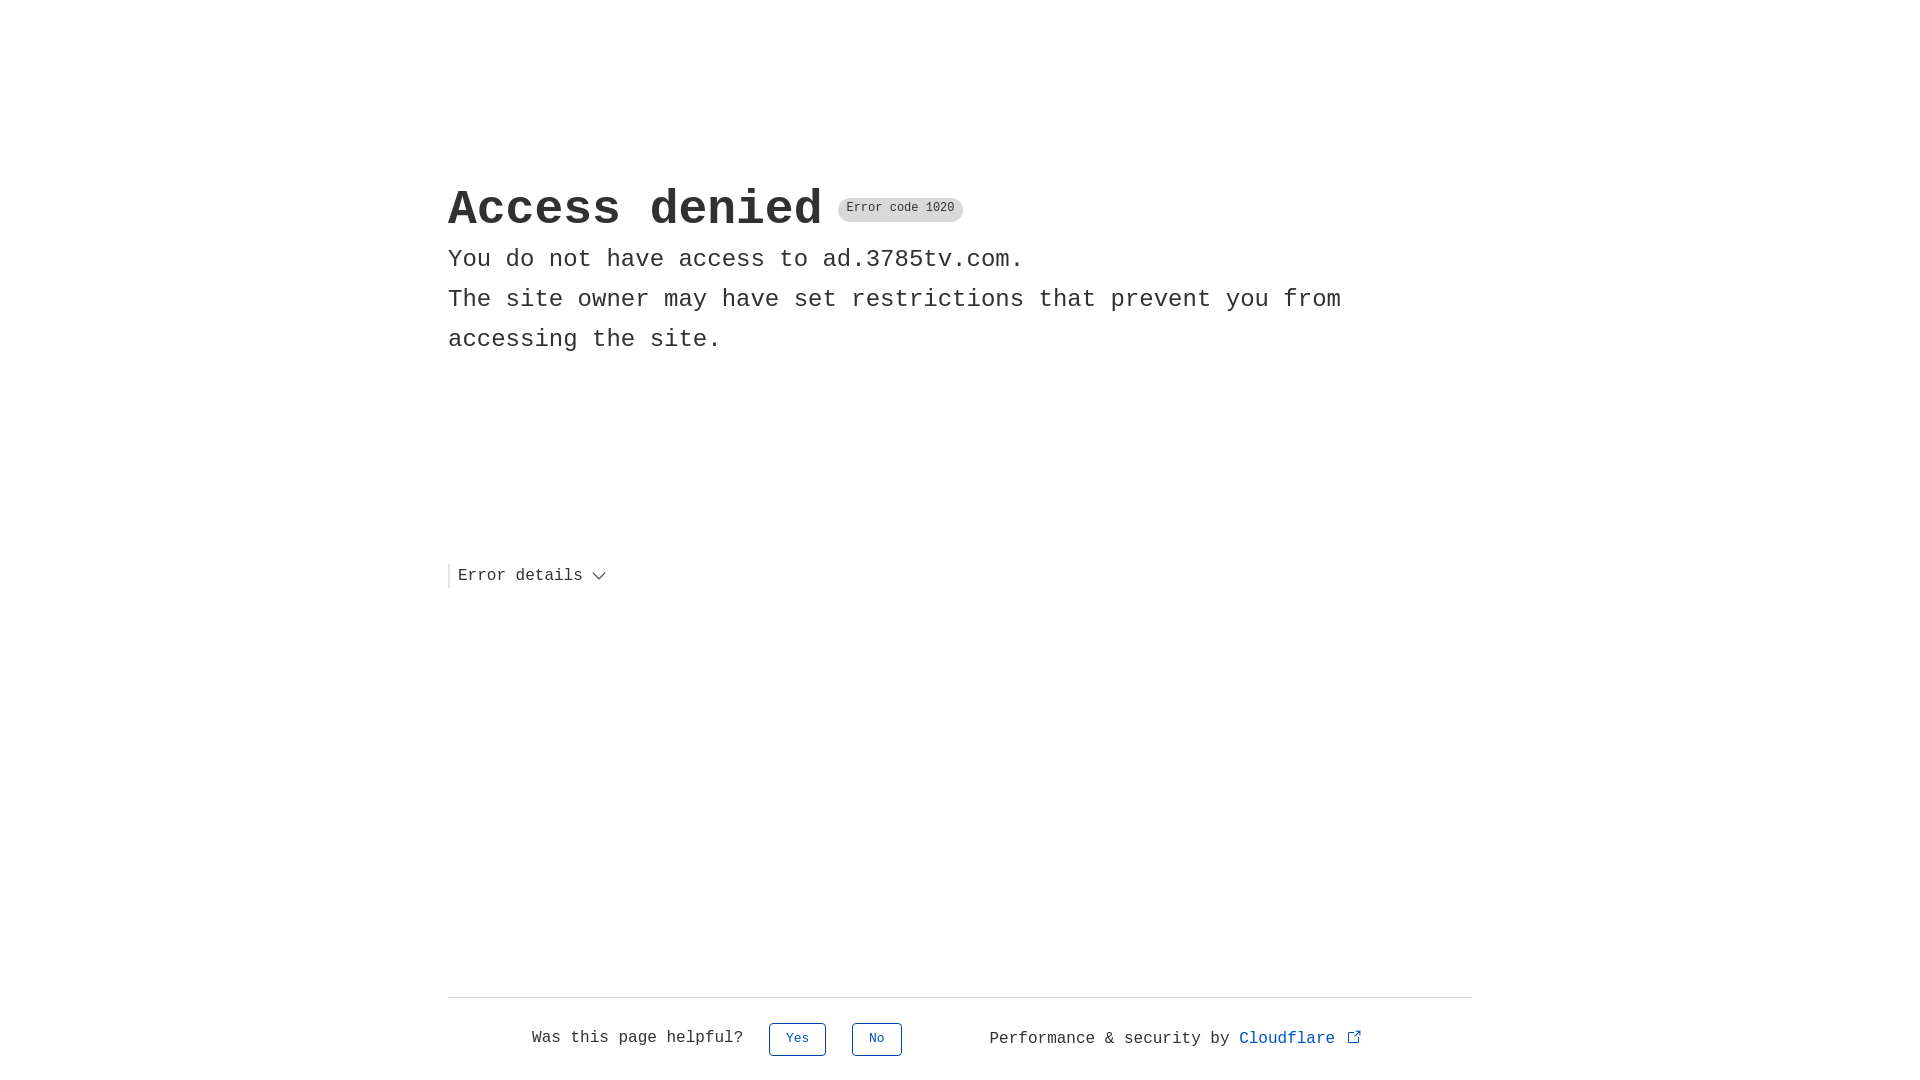  What do you see at coordinates (1301, 1037) in the screenshot?
I see `'Cloudflare'` at bounding box center [1301, 1037].